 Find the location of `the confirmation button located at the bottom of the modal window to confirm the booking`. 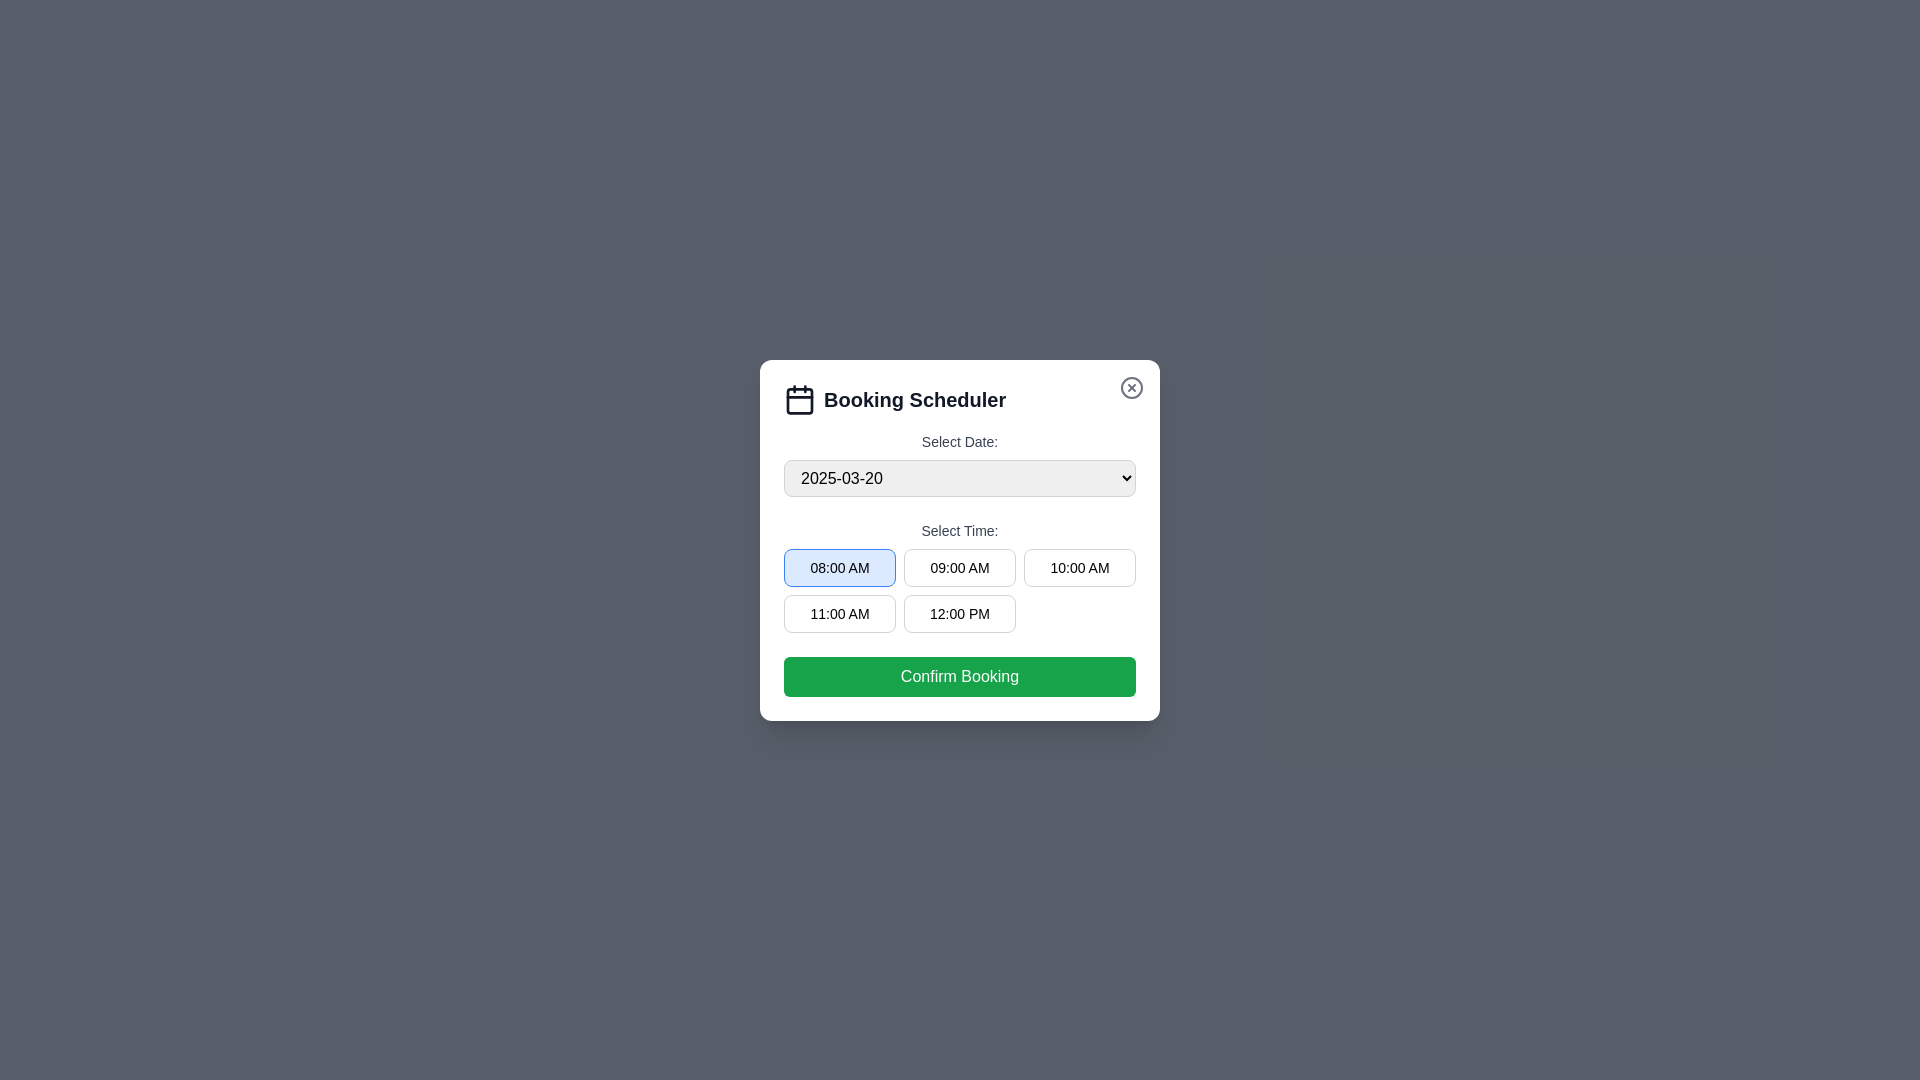

the confirmation button located at the bottom of the modal window to confirm the booking is located at coordinates (960, 675).